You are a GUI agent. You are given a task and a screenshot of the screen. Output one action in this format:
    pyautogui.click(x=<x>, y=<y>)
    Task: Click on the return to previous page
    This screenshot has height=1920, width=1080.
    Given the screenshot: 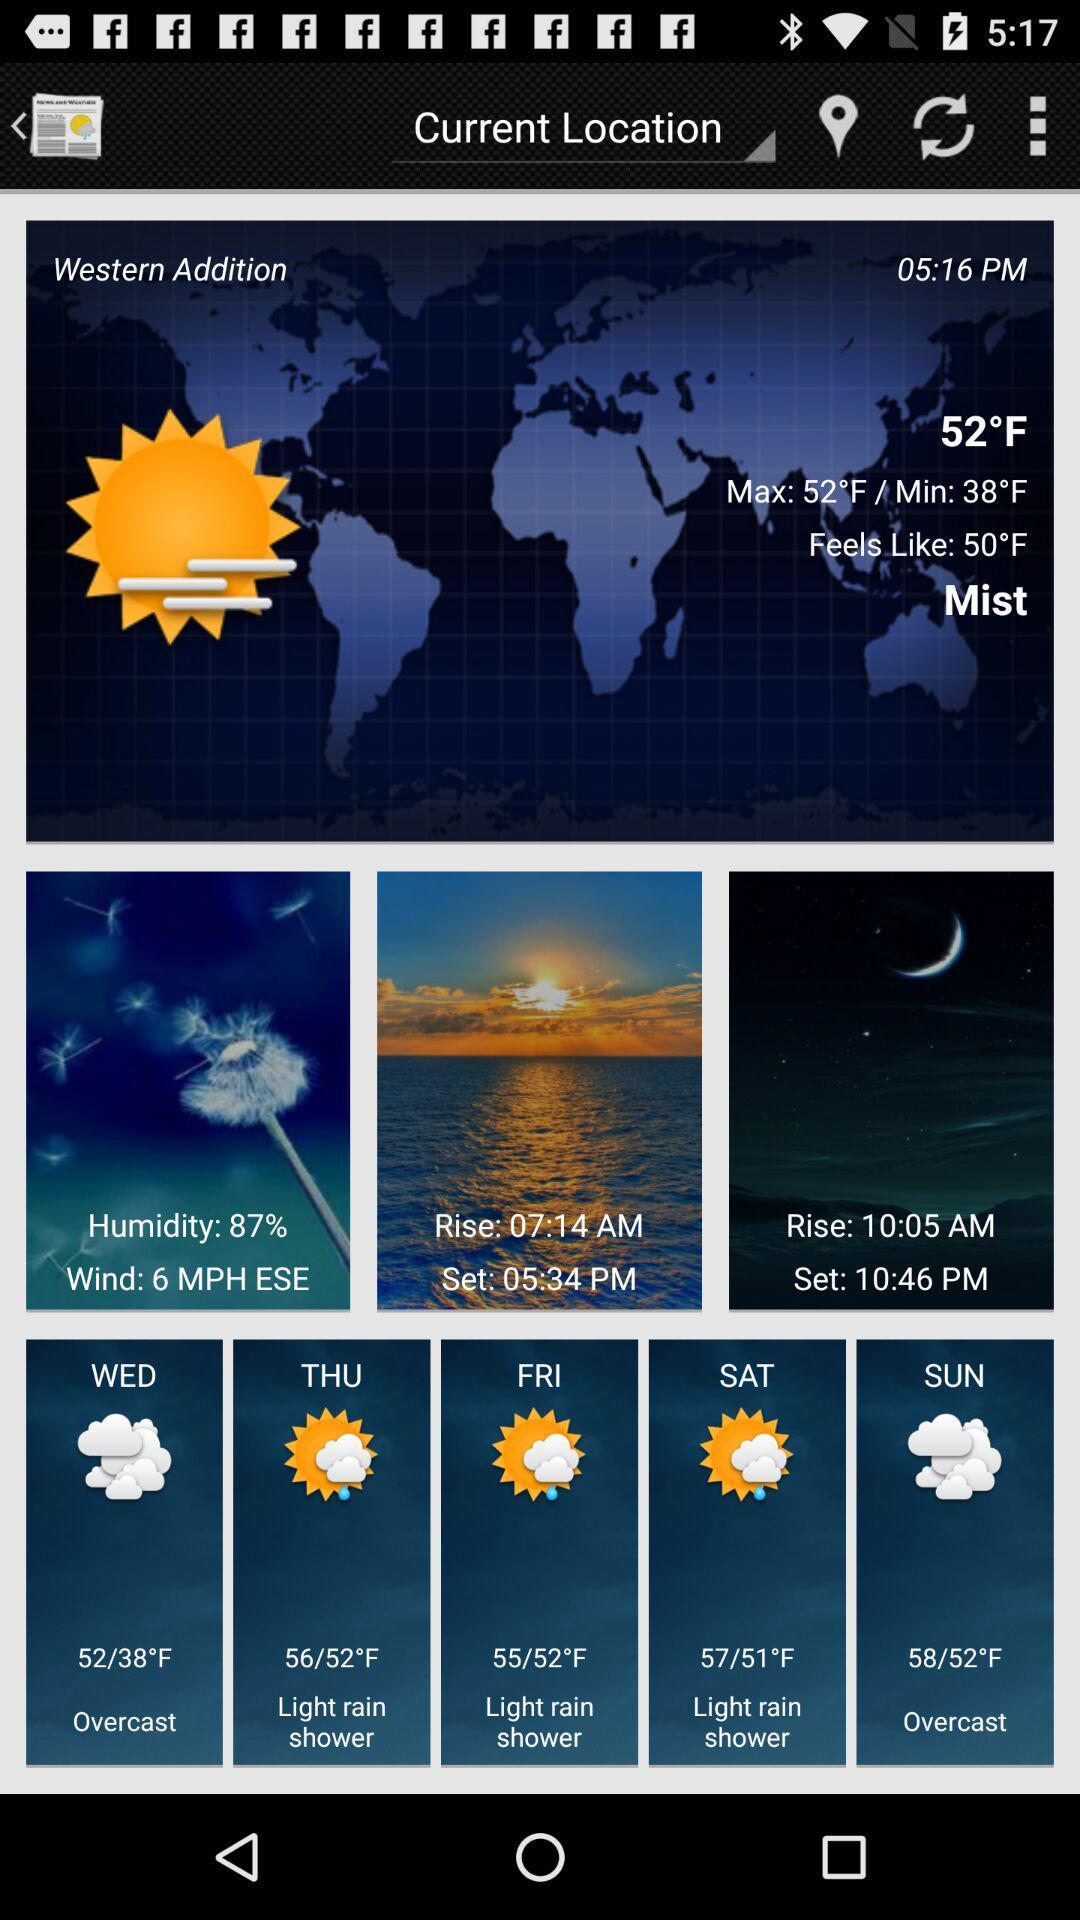 What is the action you would take?
    pyautogui.click(x=64, y=124)
    